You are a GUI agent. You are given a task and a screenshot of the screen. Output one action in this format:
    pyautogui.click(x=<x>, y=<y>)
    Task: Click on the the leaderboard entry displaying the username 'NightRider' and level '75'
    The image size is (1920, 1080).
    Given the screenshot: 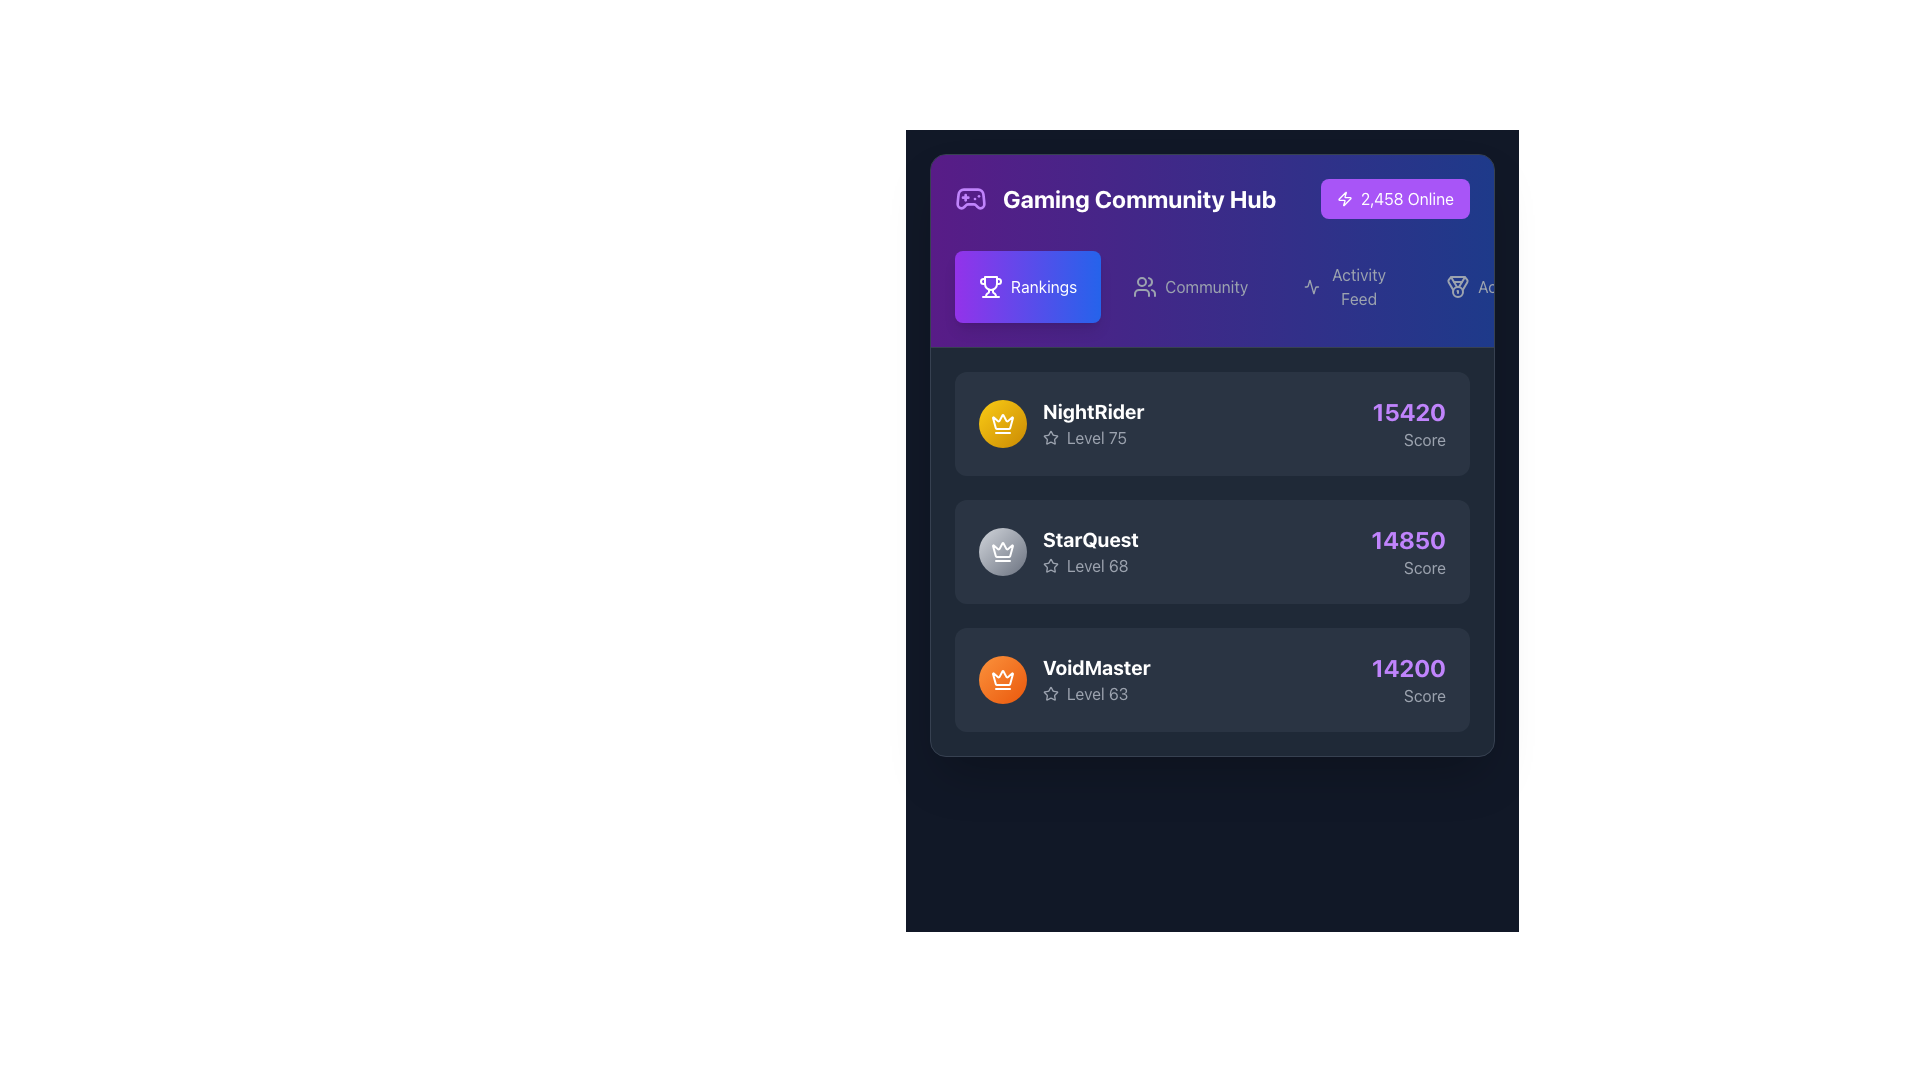 What is the action you would take?
    pyautogui.click(x=1092, y=423)
    